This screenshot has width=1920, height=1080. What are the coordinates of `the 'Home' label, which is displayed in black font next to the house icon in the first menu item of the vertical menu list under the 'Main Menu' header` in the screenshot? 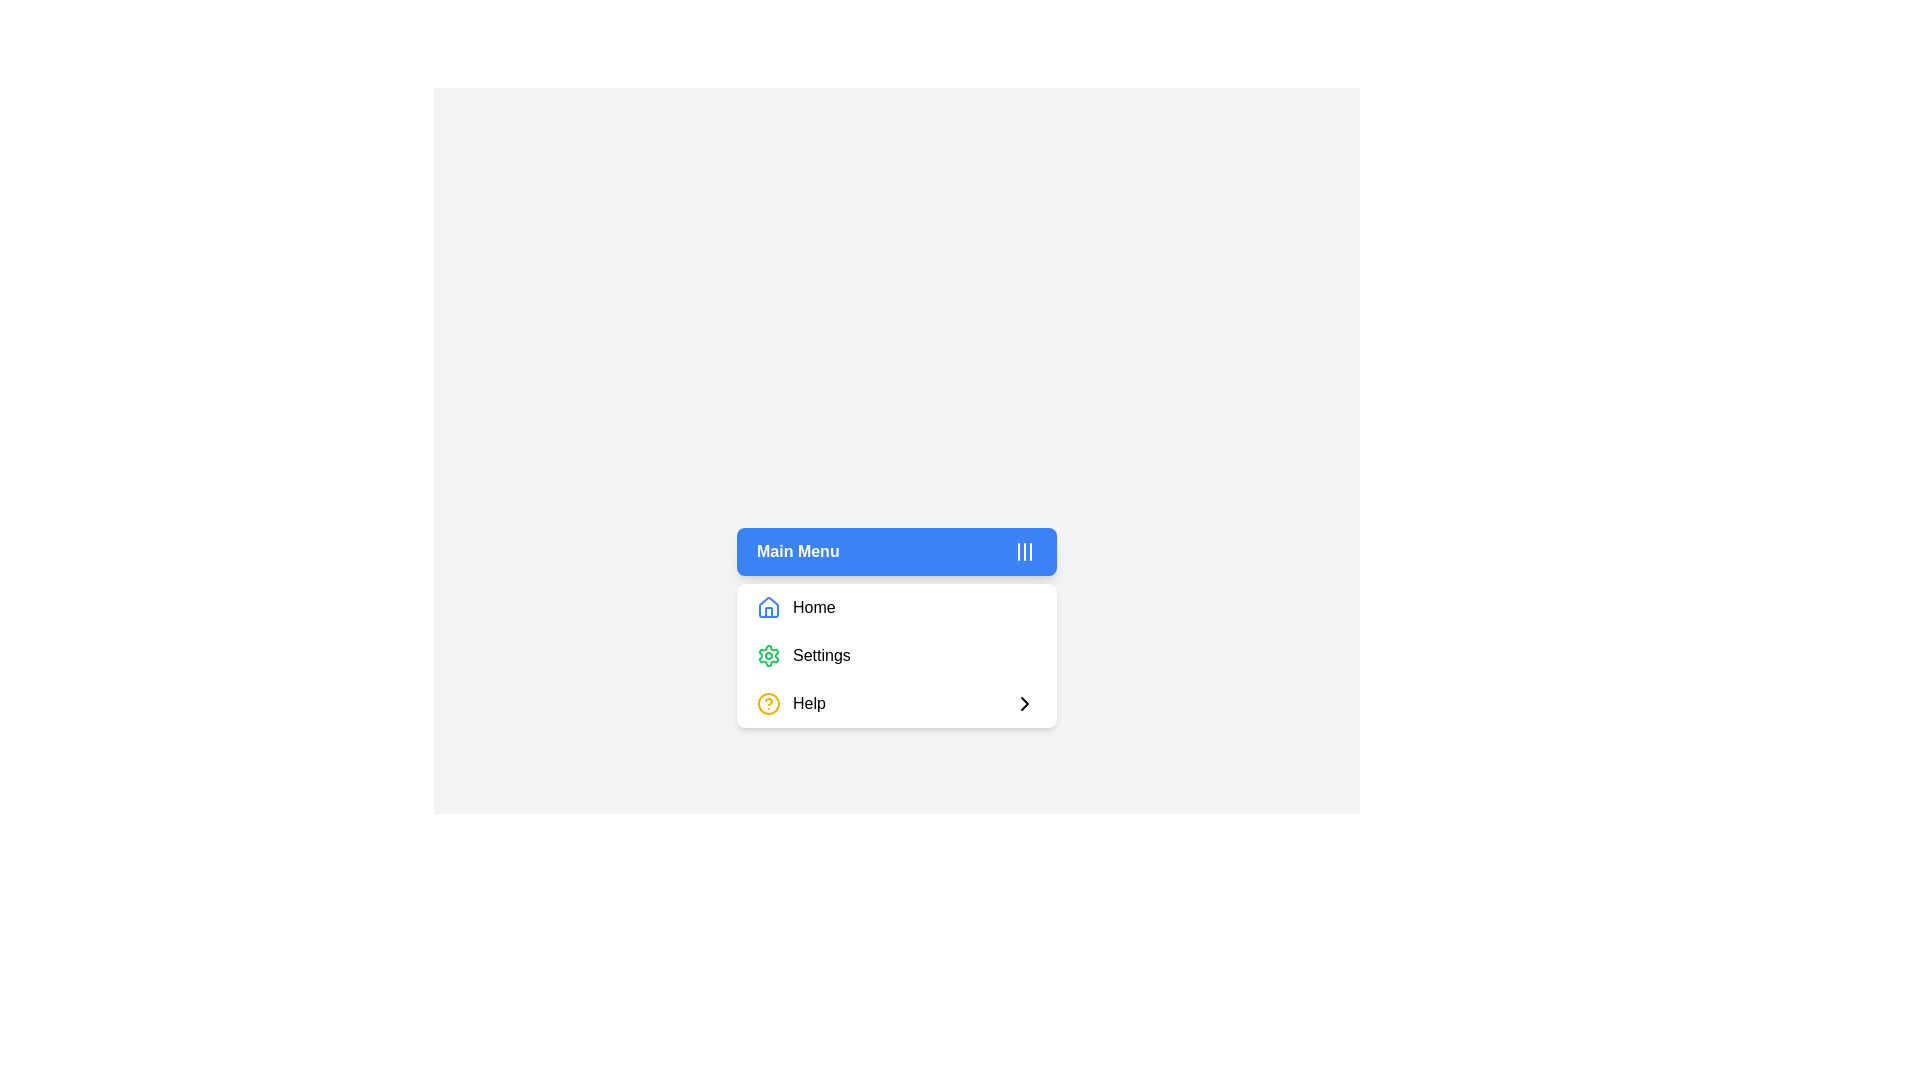 It's located at (814, 607).